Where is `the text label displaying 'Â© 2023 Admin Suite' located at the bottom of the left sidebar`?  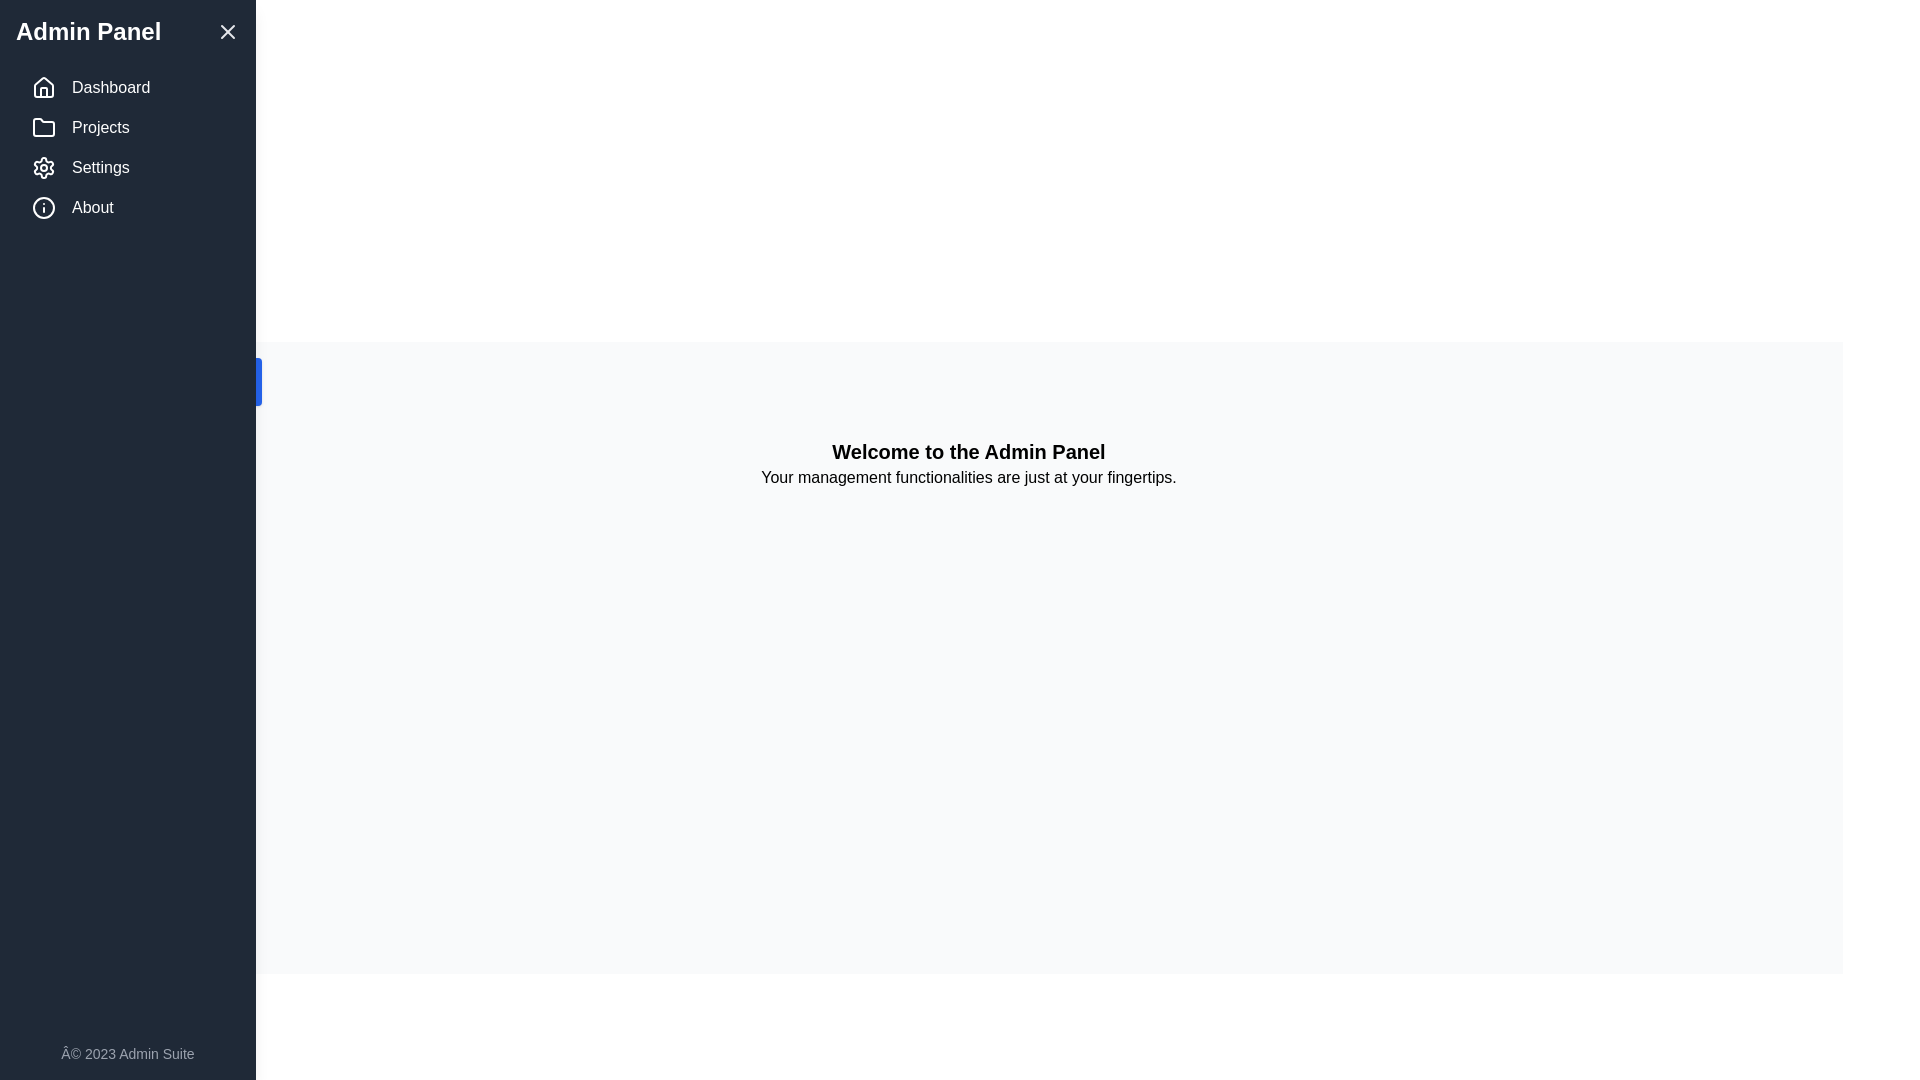 the text label displaying 'Â© 2023 Admin Suite' located at the bottom of the left sidebar is located at coordinates (127, 1052).